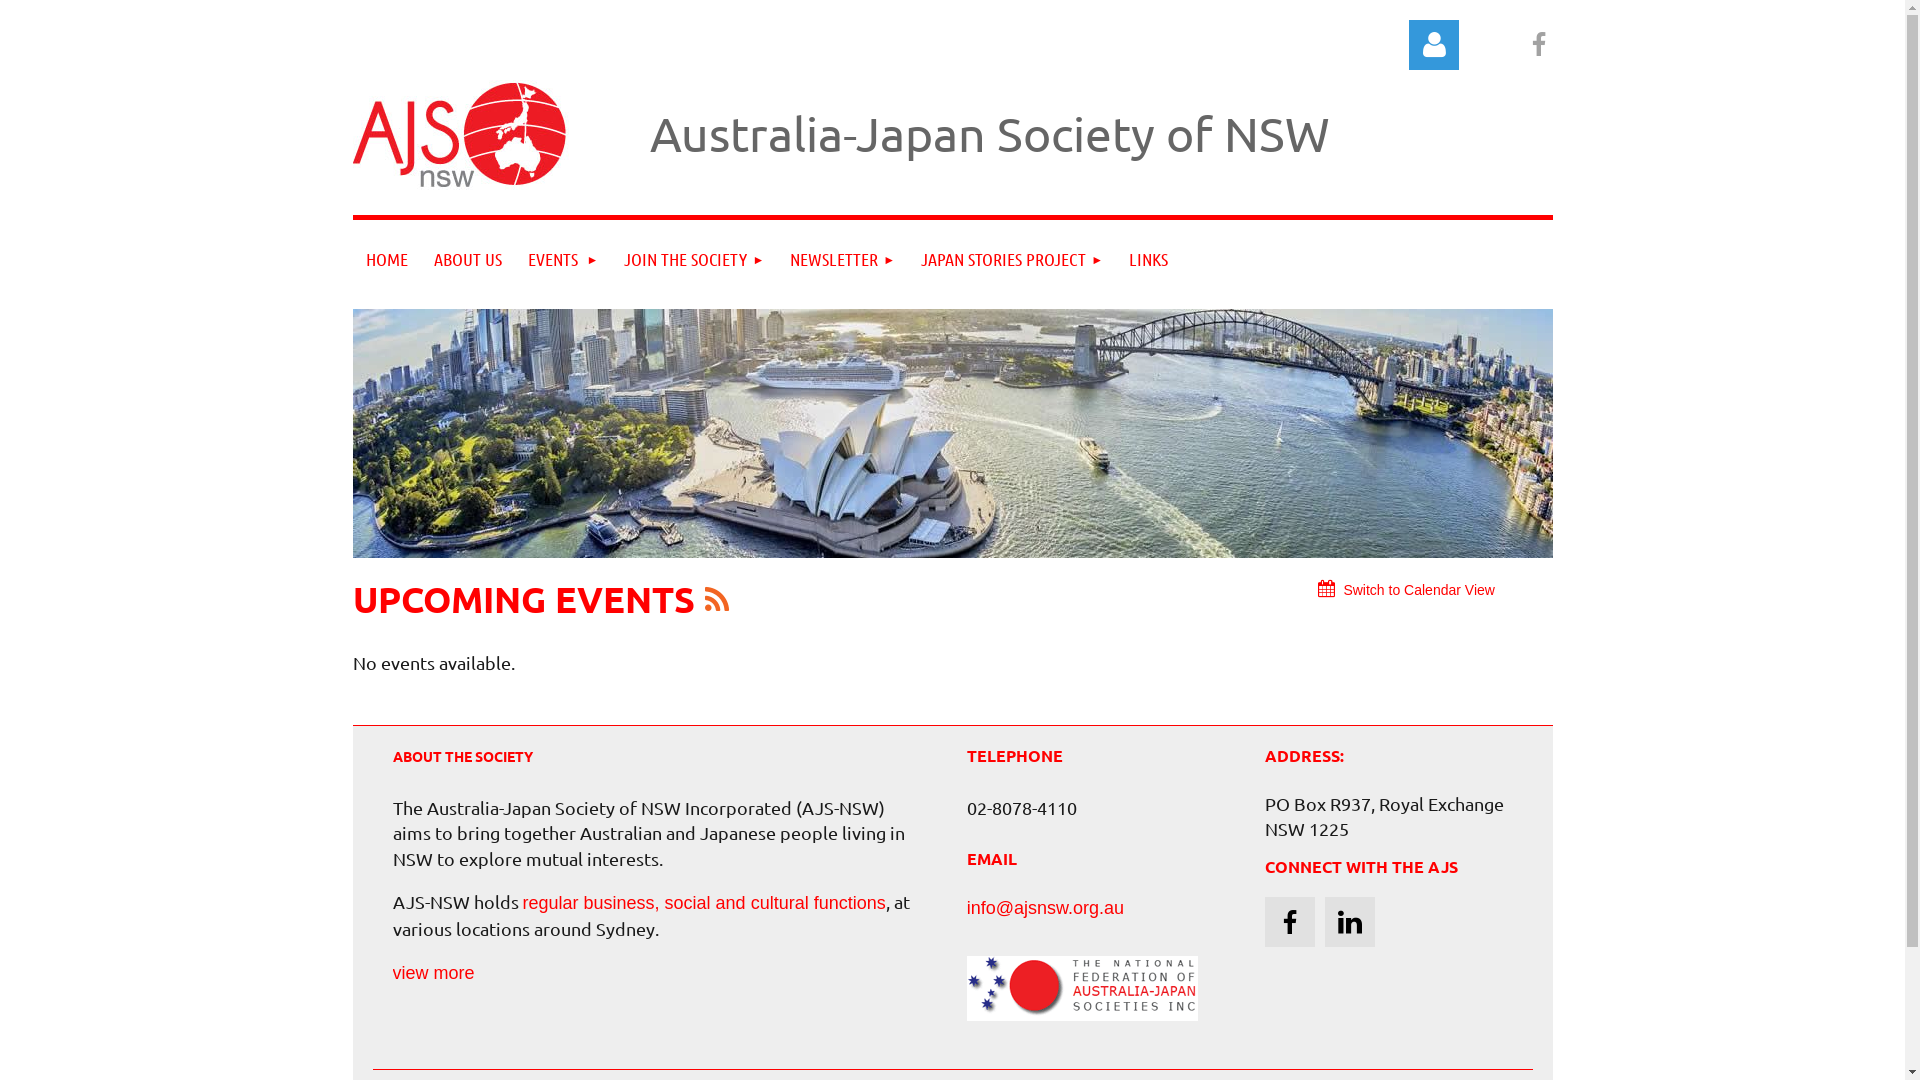 Image resolution: width=1920 pixels, height=1080 pixels. I want to click on 'ABOUT US', so click(465, 258).